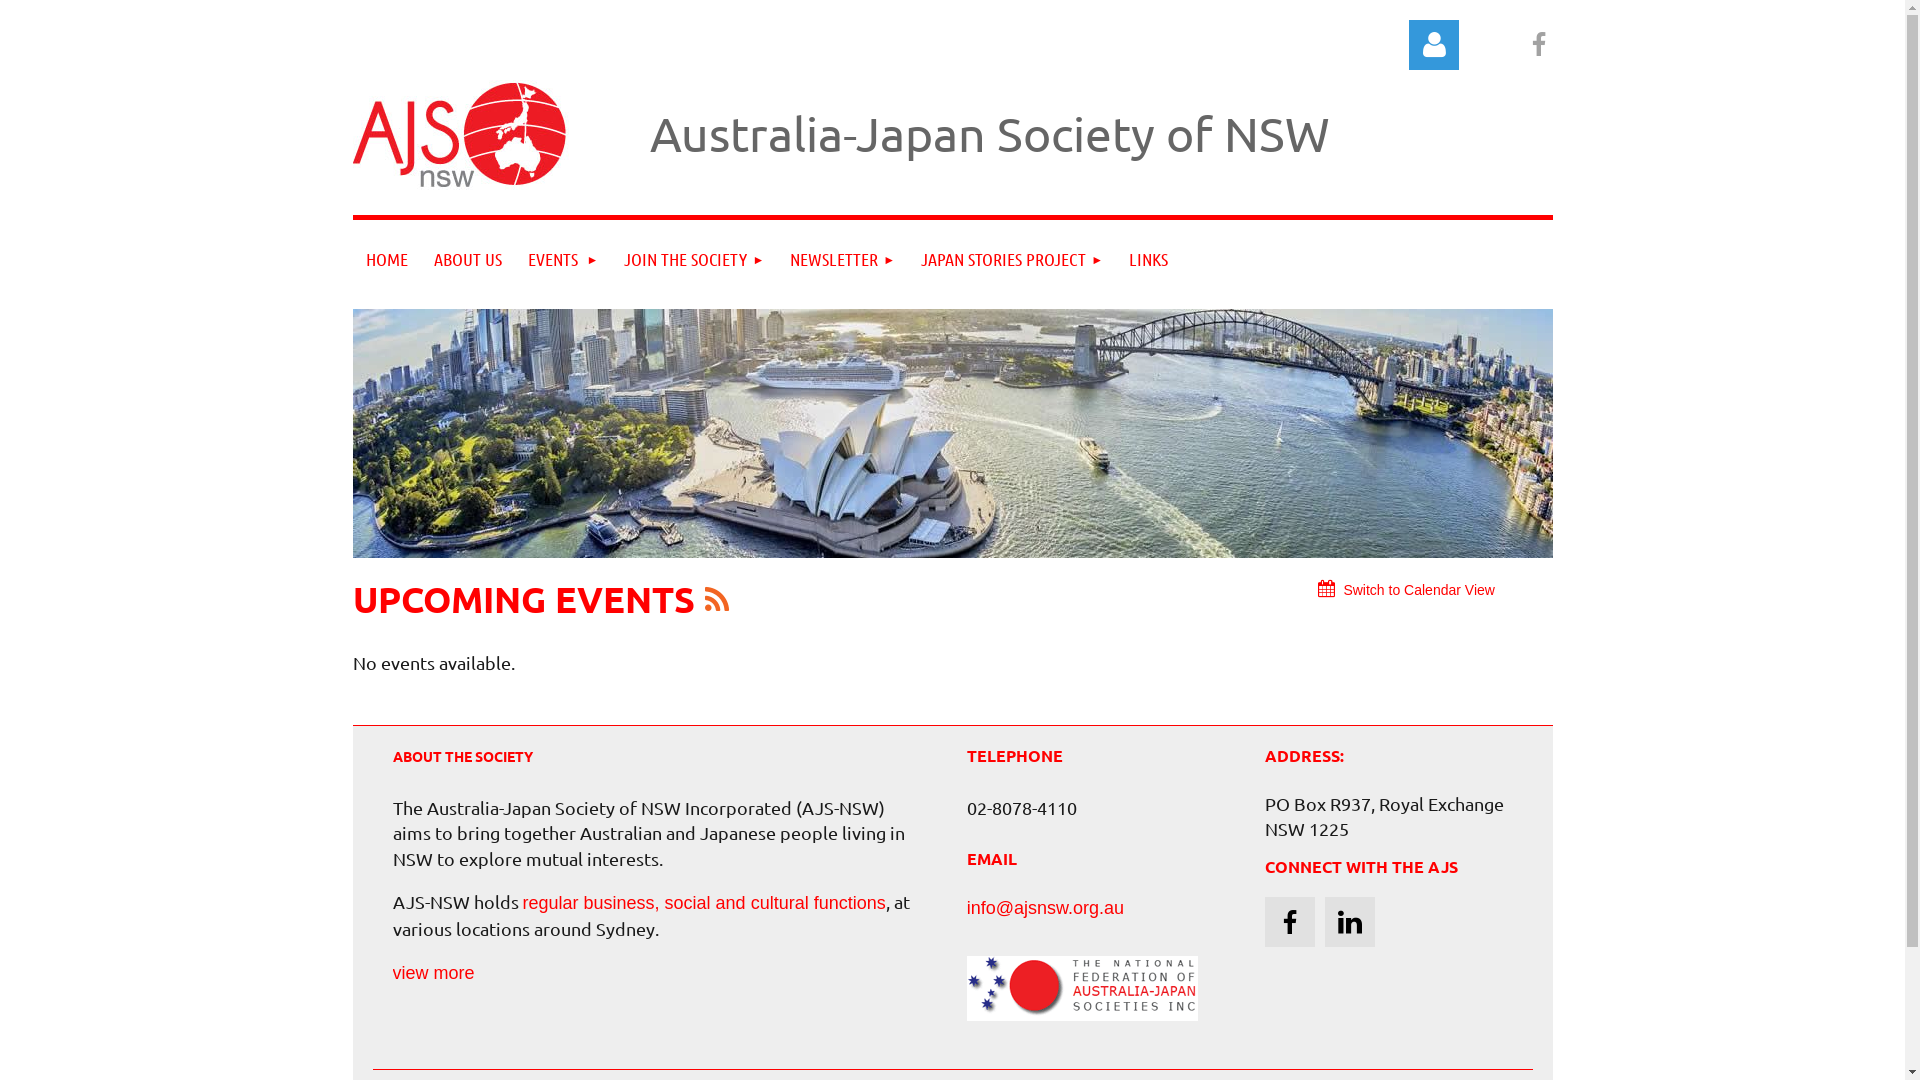 Image resolution: width=1920 pixels, height=1080 pixels. I want to click on 'ABOUT US', so click(465, 258).